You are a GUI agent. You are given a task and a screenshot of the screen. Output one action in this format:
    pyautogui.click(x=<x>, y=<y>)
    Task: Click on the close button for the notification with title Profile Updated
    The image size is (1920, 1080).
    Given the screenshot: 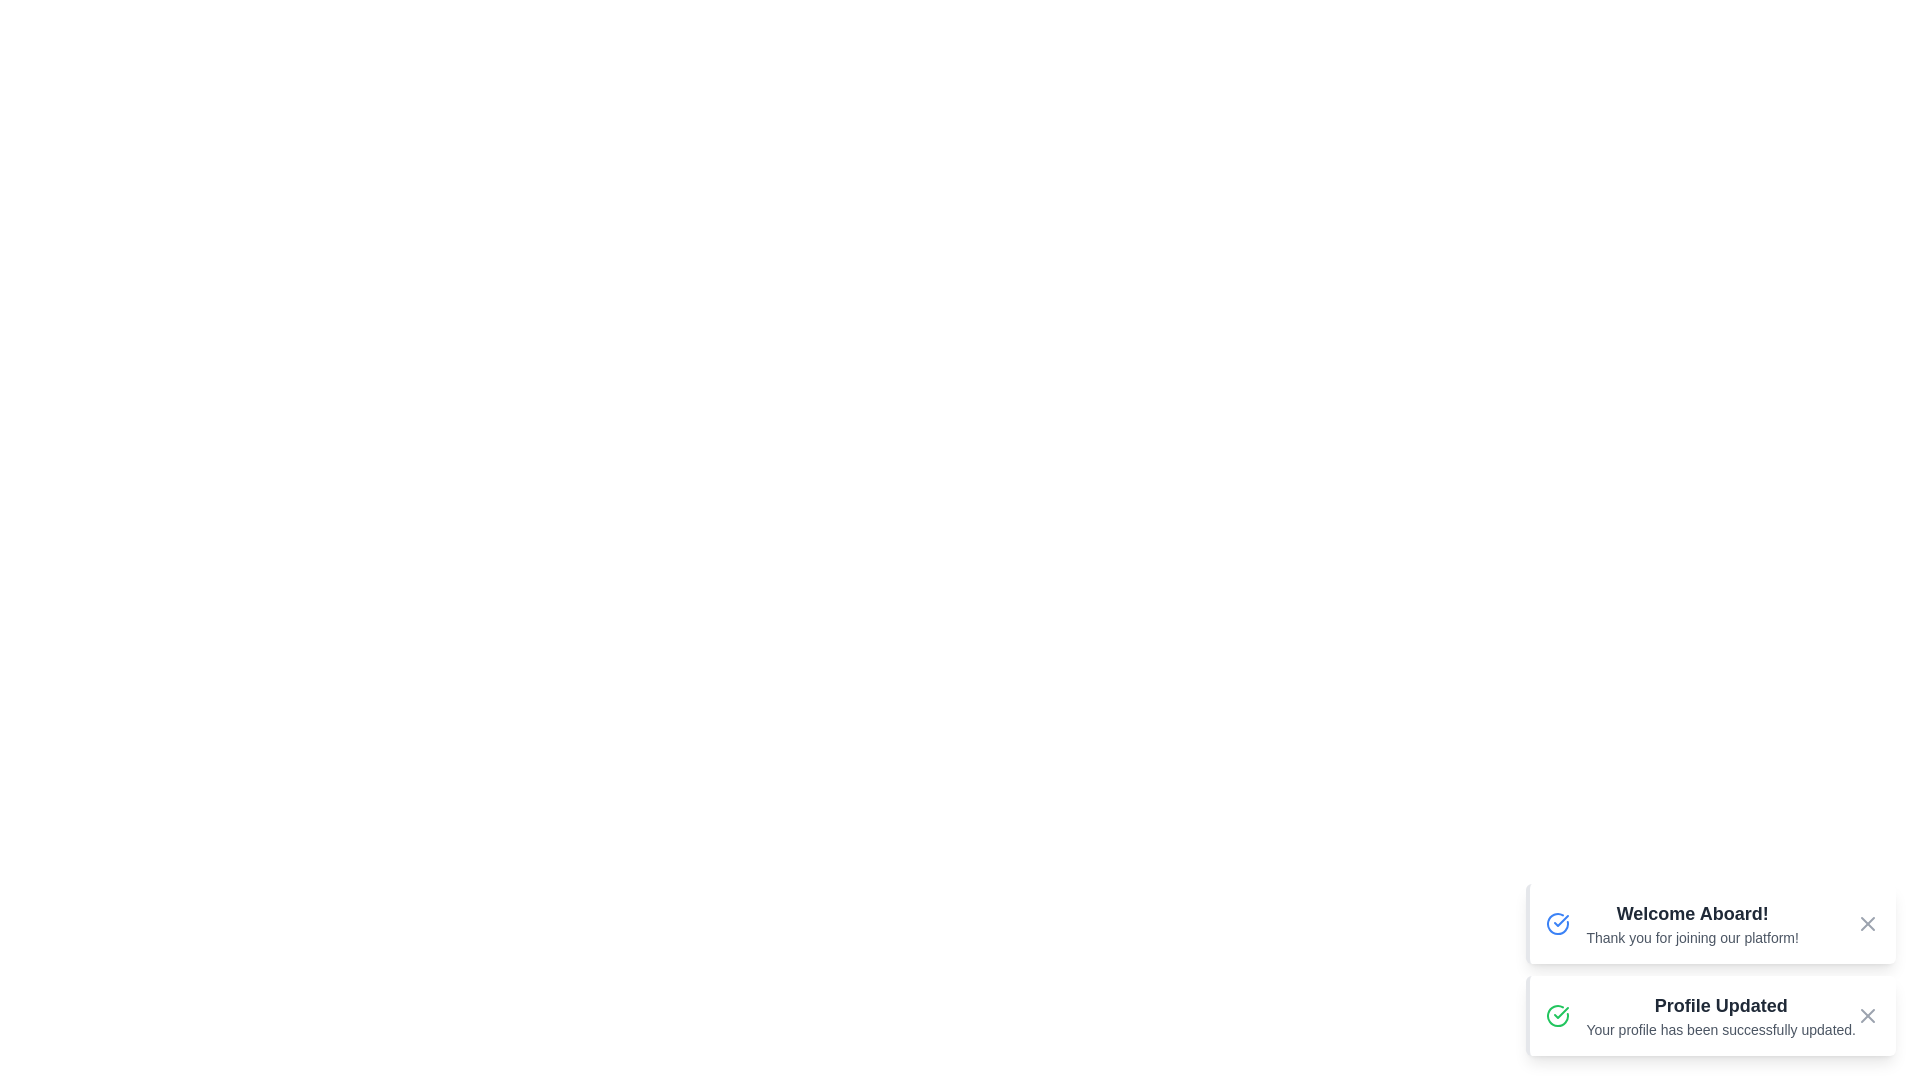 What is the action you would take?
    pyautogui.click(x=1866, y=1015)
    